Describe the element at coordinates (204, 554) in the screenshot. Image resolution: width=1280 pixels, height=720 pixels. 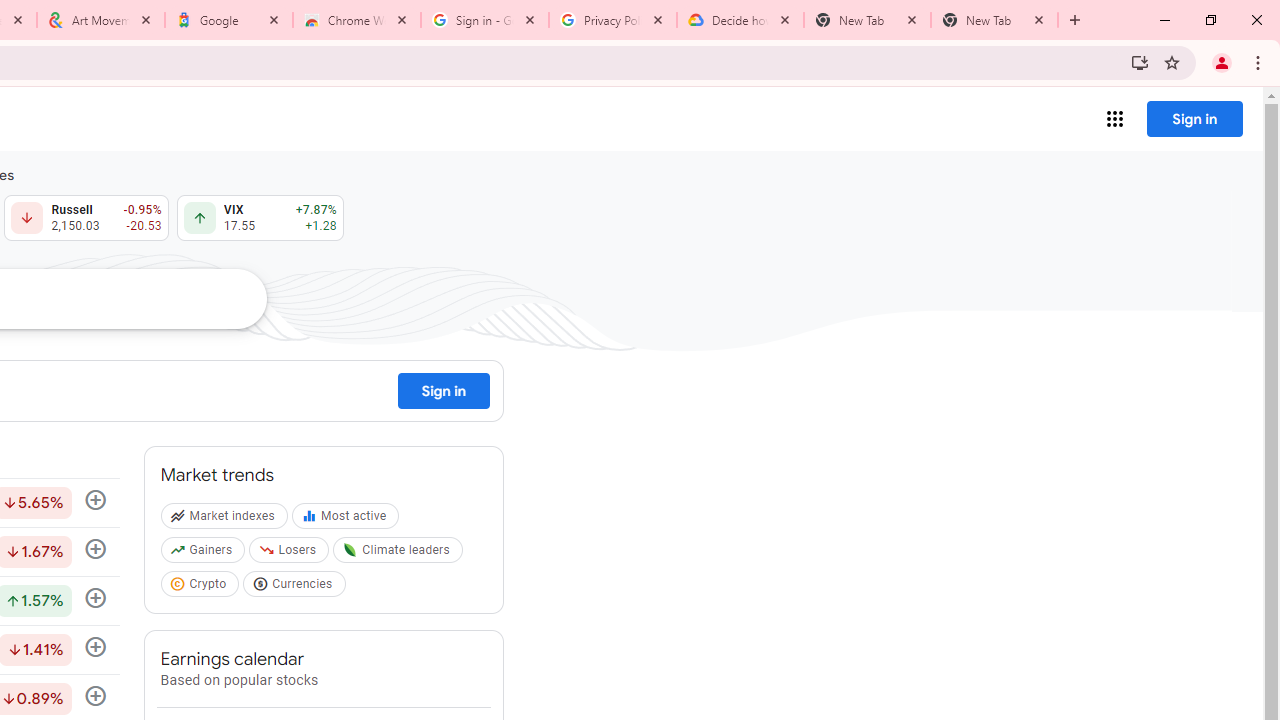
I see `'Gainers'` at that location.